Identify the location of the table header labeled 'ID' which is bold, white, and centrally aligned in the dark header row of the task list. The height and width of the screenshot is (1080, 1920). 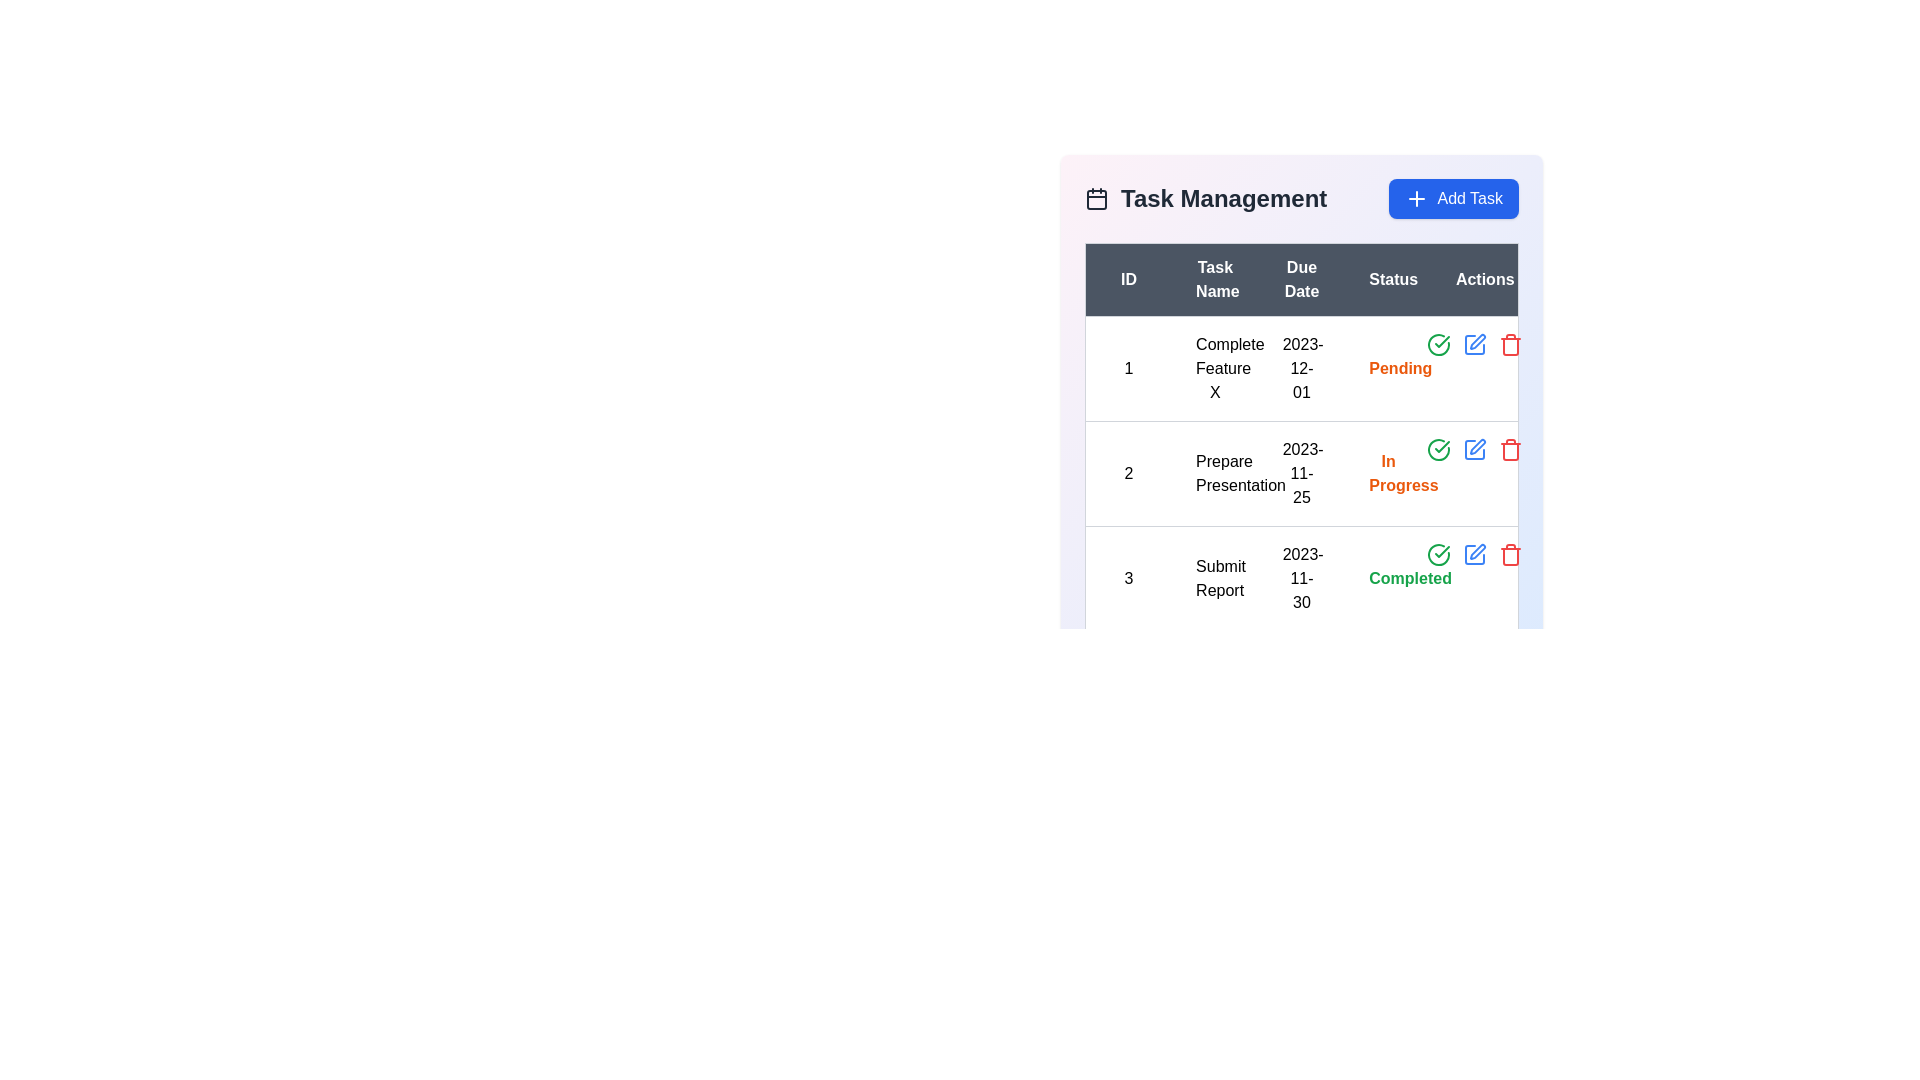
(1128, 280).